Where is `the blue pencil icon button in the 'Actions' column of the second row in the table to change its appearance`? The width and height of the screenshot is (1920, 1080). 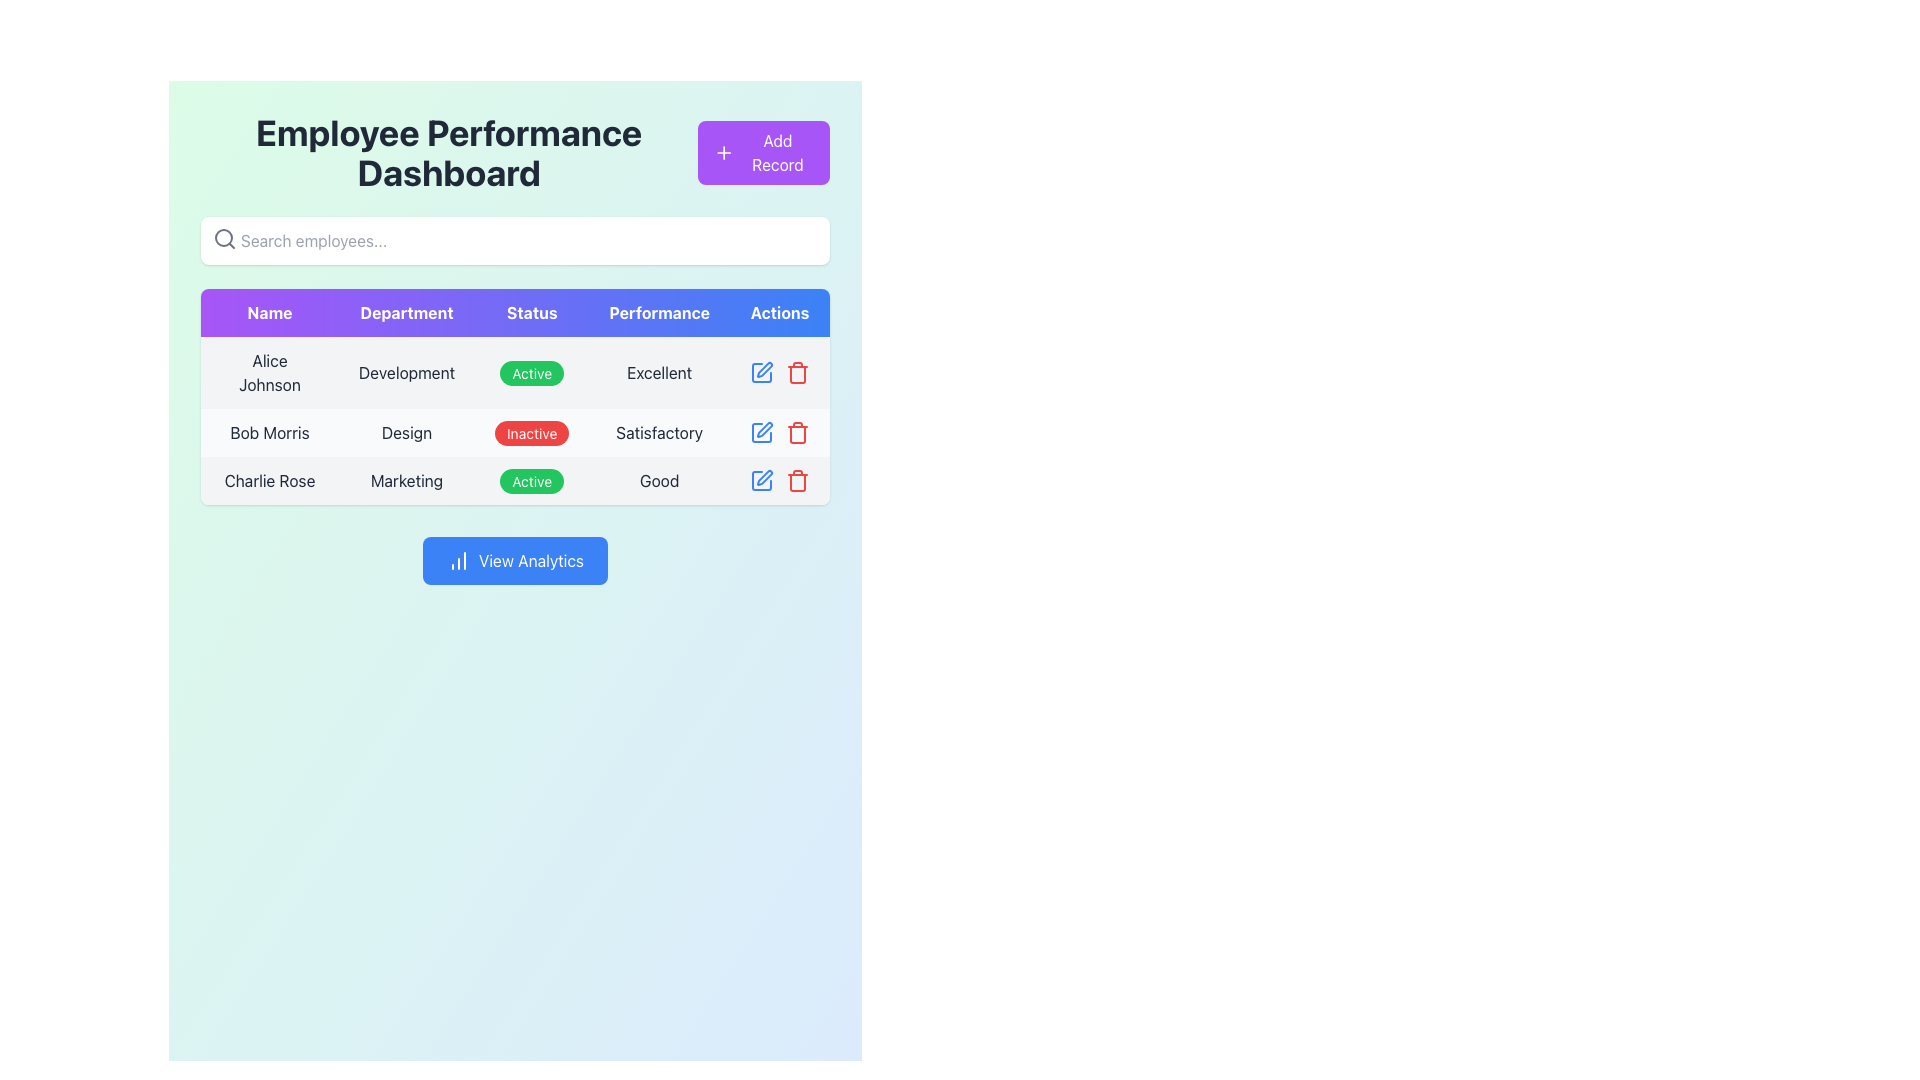
the blue pencil icon button in the 'Actions' column of the second row in the table to change its appearance is located at coordinates (761, 431).